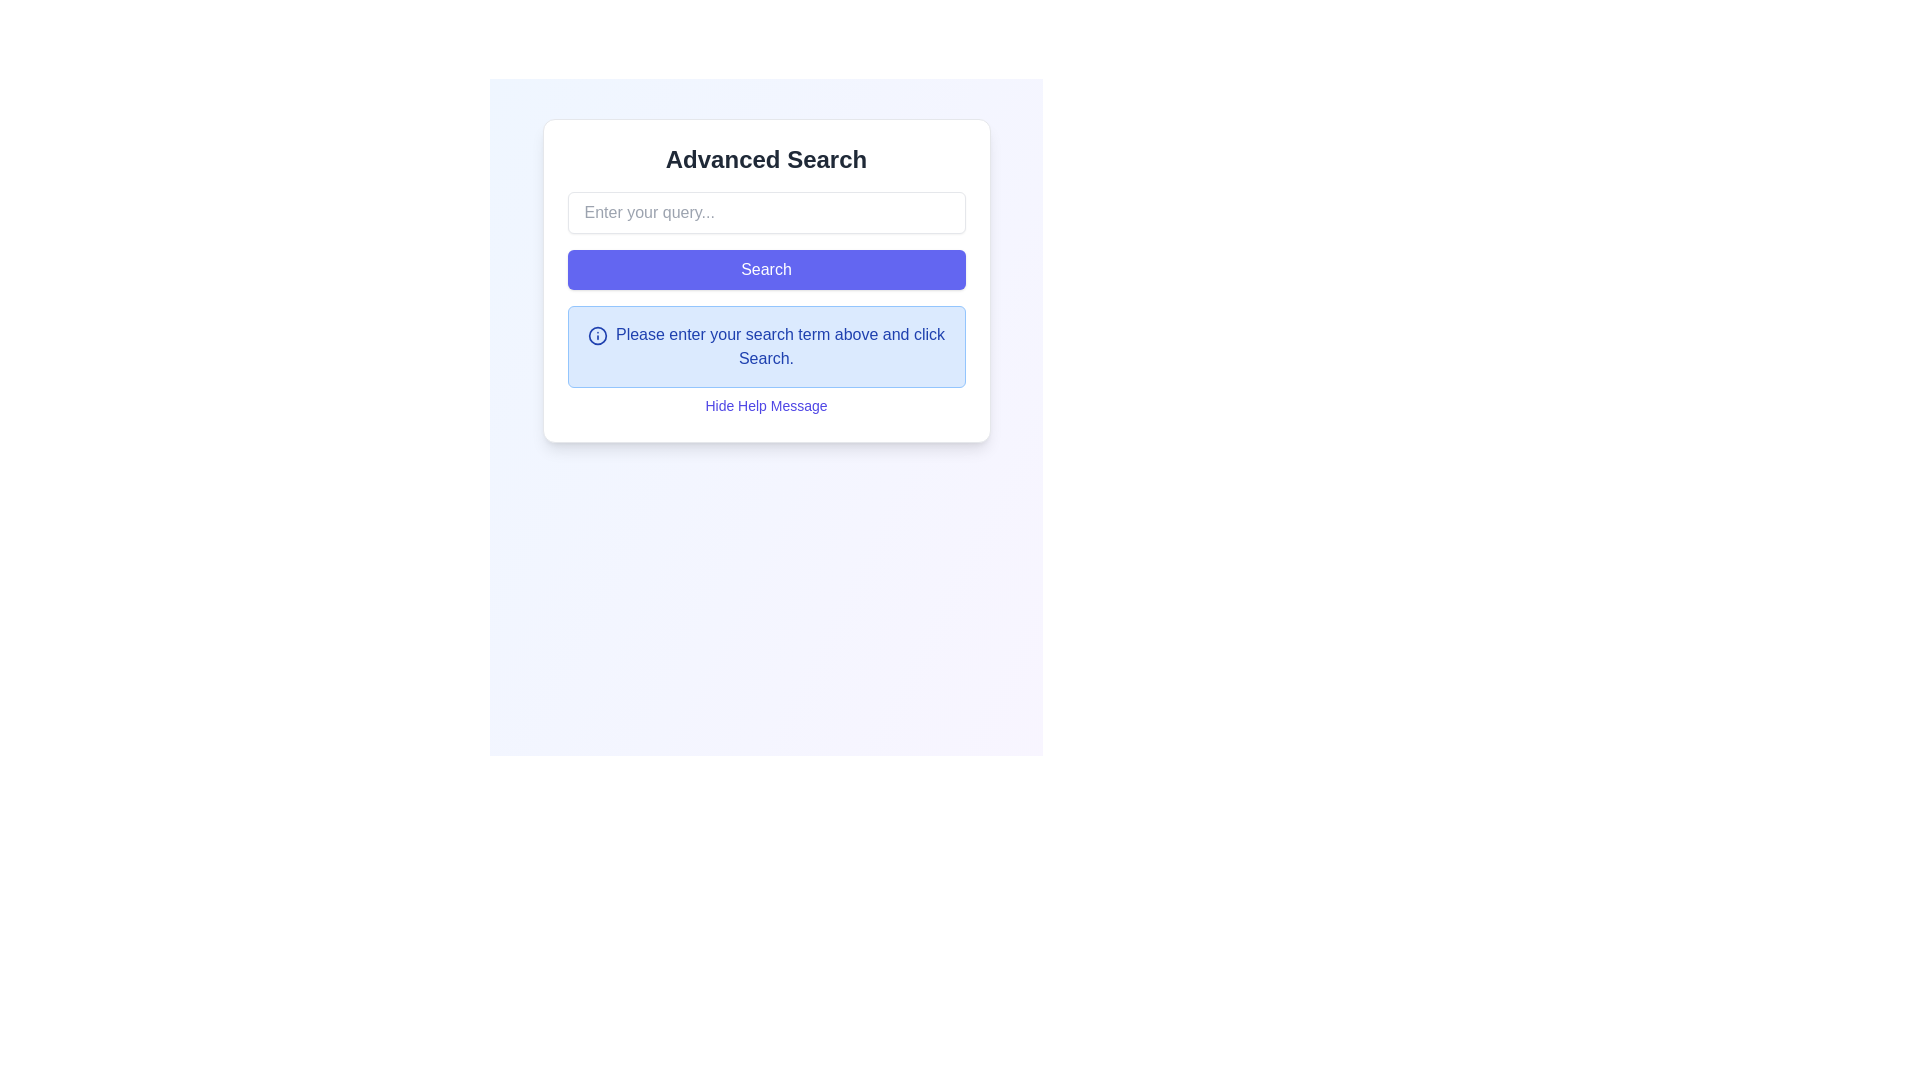 The height and width of the screenshot is (1080, 1920). Describe the element at coordinates (765, 281) in the screenshot. I see `the 'Search' button located under the title 'Advanced Search' to initiate a search based on the input query` at that location.